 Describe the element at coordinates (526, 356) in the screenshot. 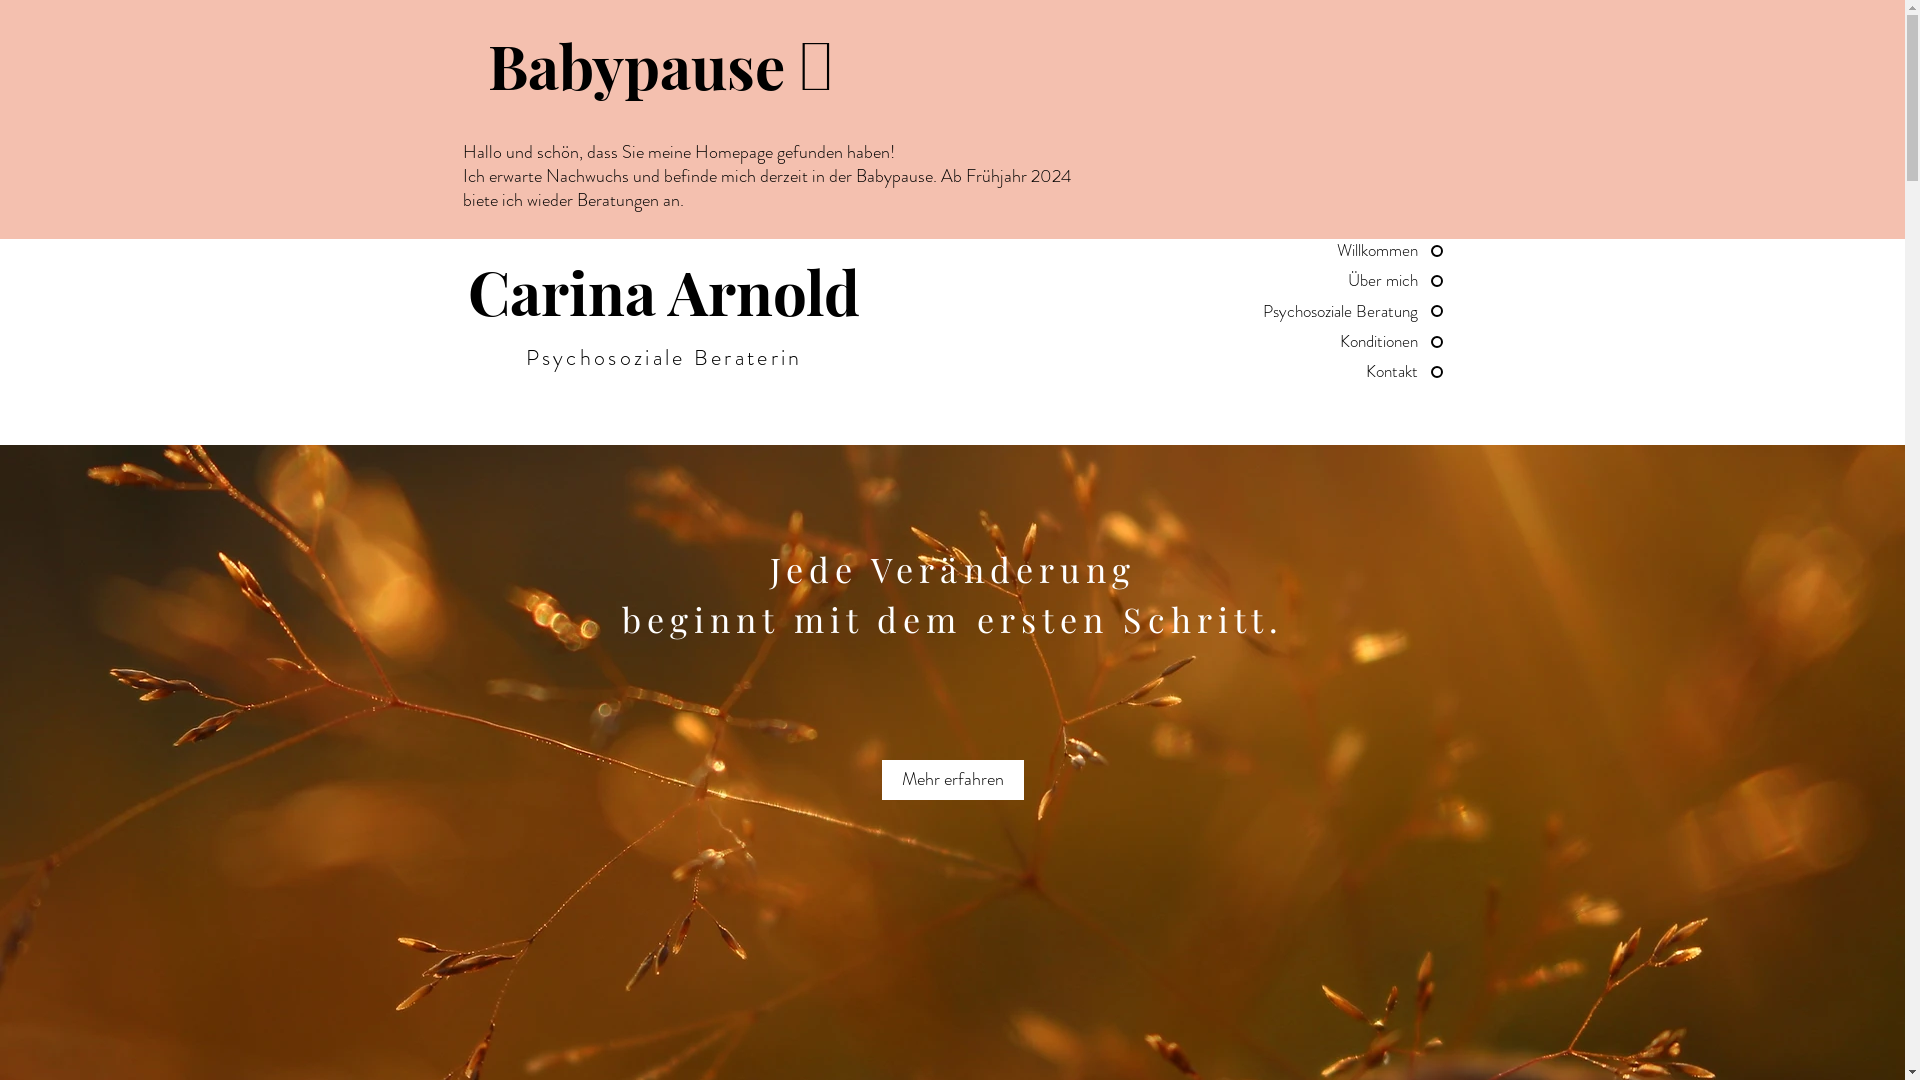

I see `'Psychosoziale Beraterin'` at that location.